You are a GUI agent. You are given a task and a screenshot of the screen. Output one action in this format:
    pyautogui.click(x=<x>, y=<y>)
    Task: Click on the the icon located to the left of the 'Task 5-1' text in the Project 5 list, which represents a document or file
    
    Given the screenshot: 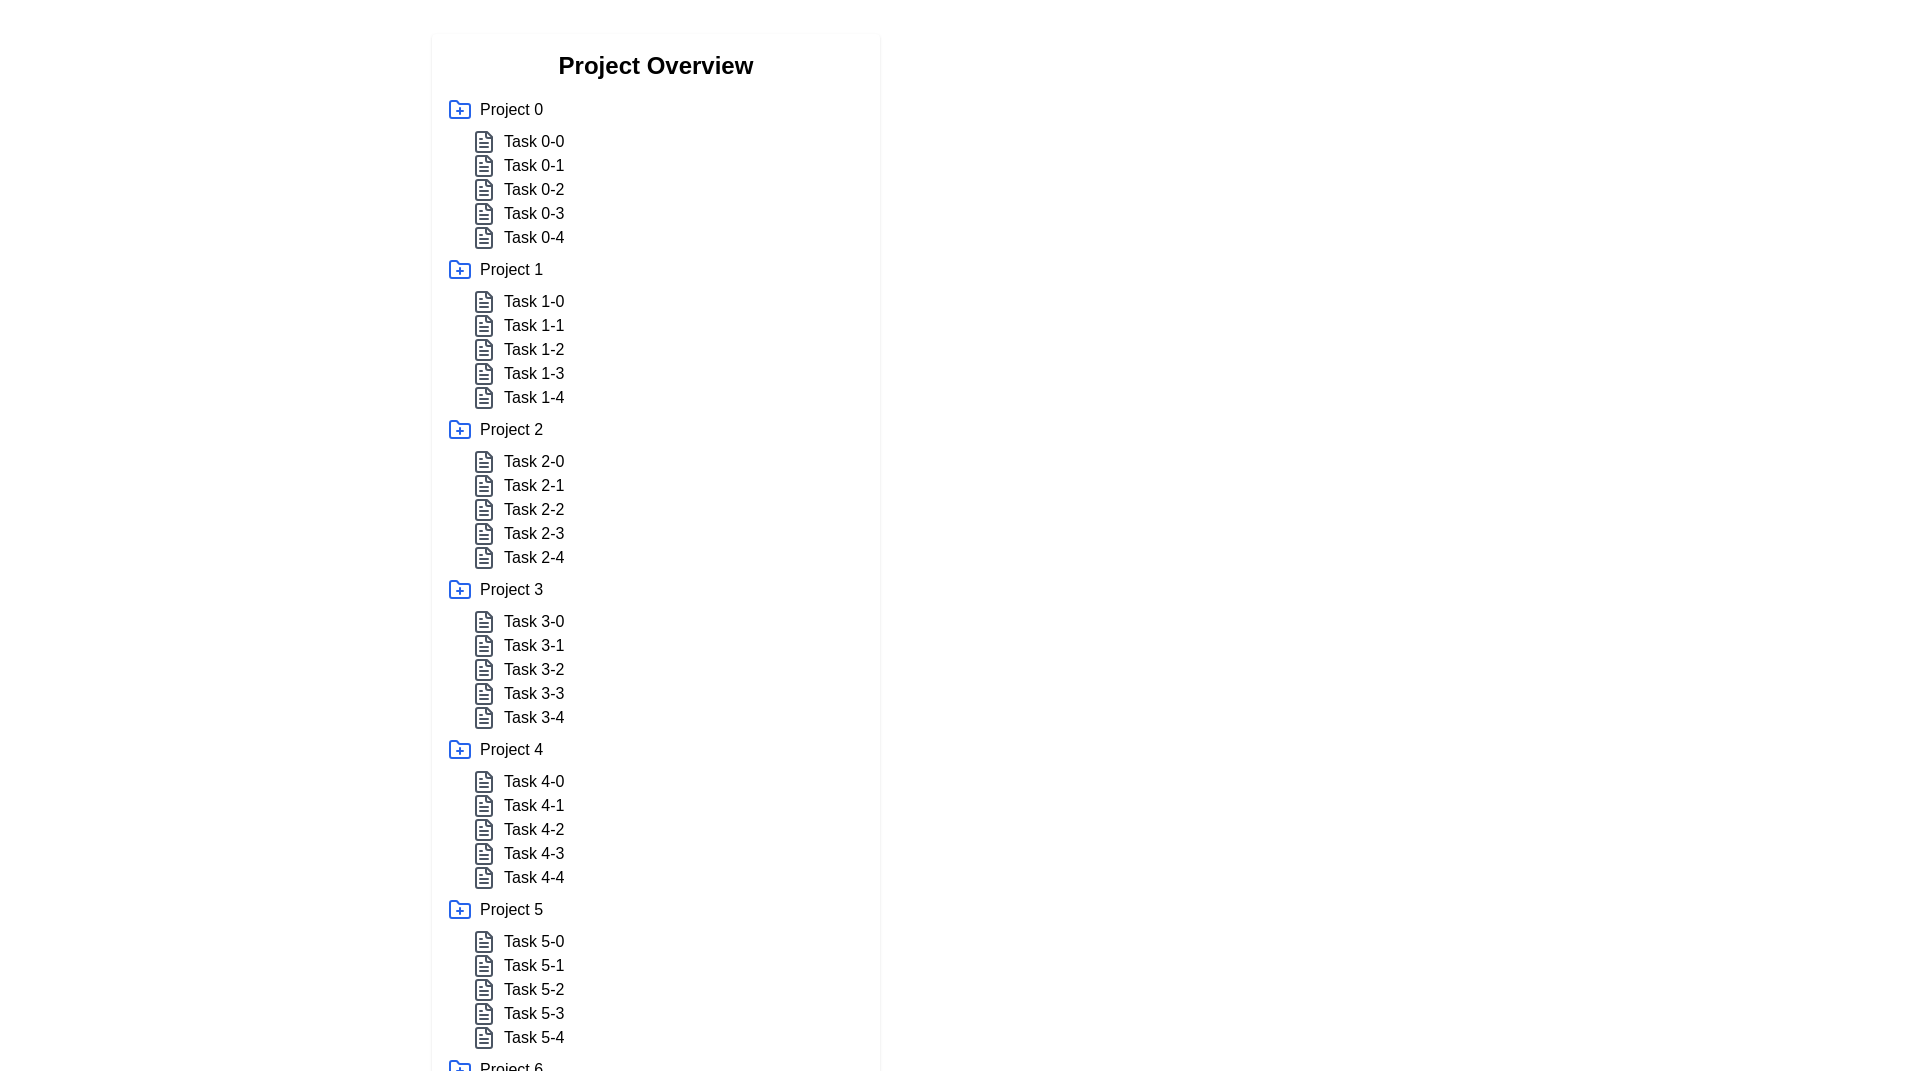 What is the action you would take?
    pyautogui.click(x=484, y=964)
    